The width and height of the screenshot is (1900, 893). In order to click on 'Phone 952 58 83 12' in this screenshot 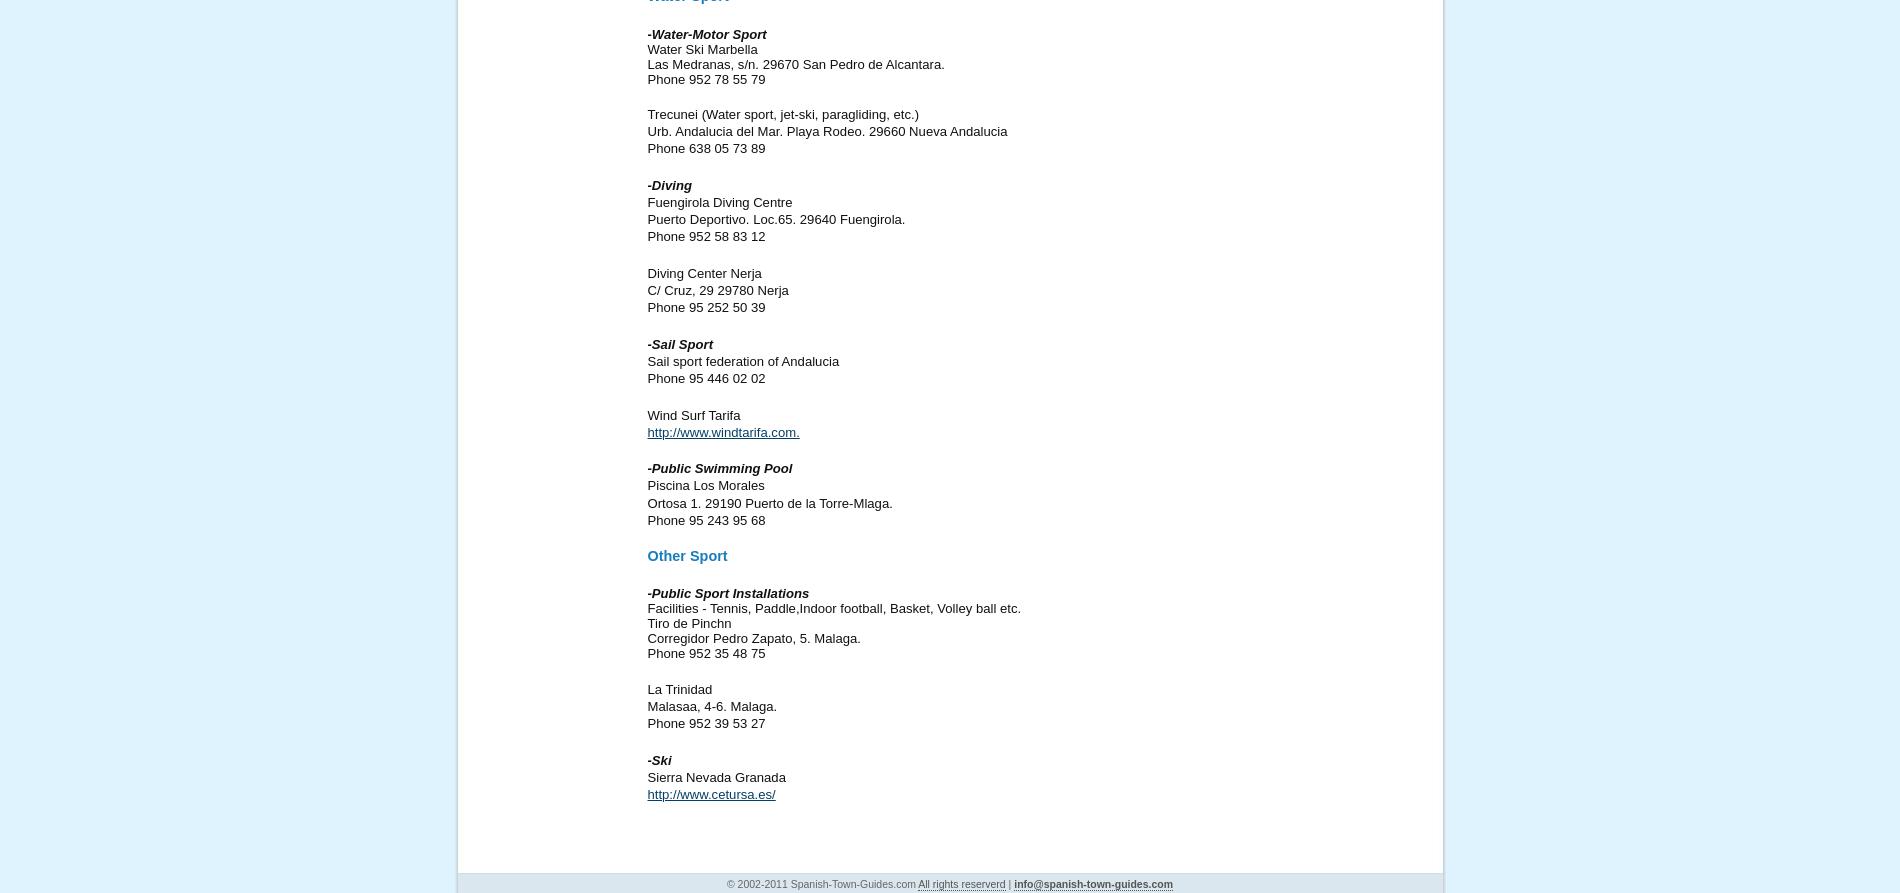, I will do `click(706, 235)`.